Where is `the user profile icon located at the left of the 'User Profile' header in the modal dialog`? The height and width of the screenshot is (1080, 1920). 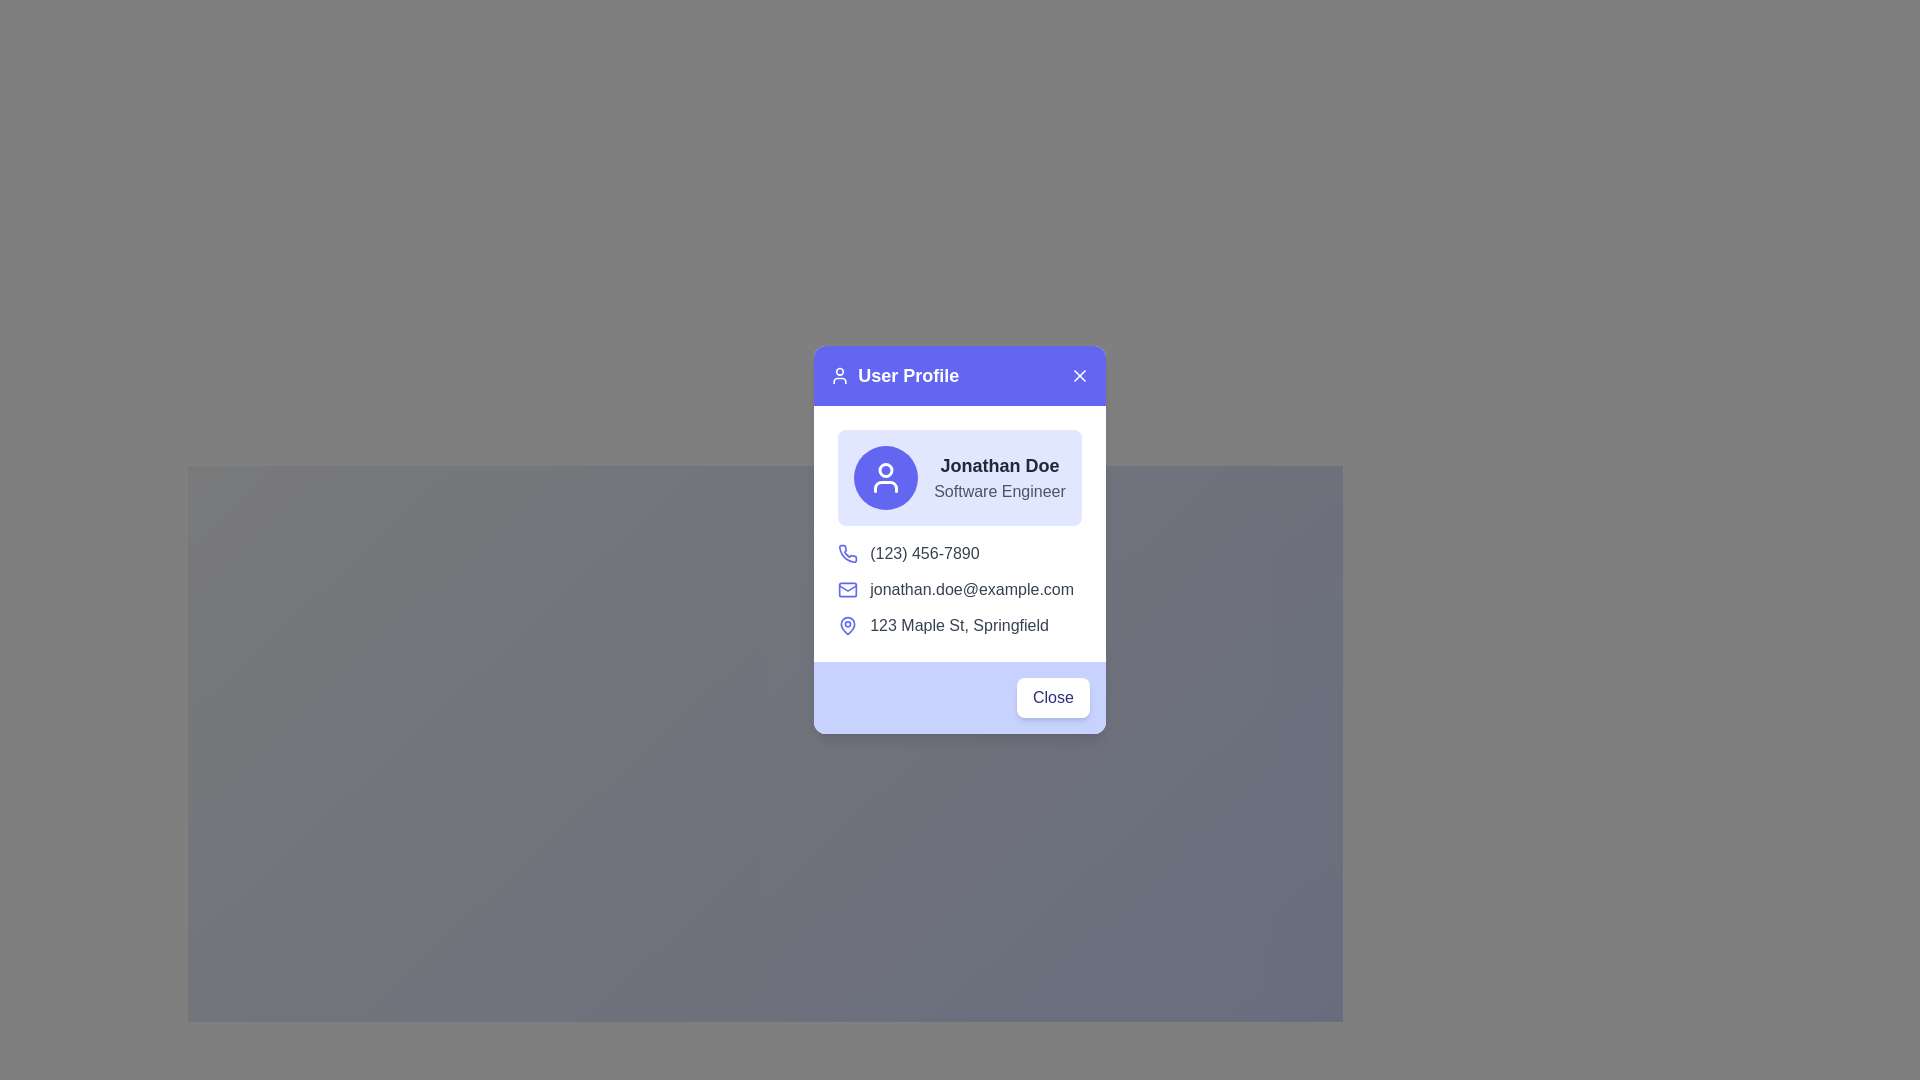
the user profile icon located at the left of the 'User Profile' header in the modal dialog is located at coordinates (840, 375).